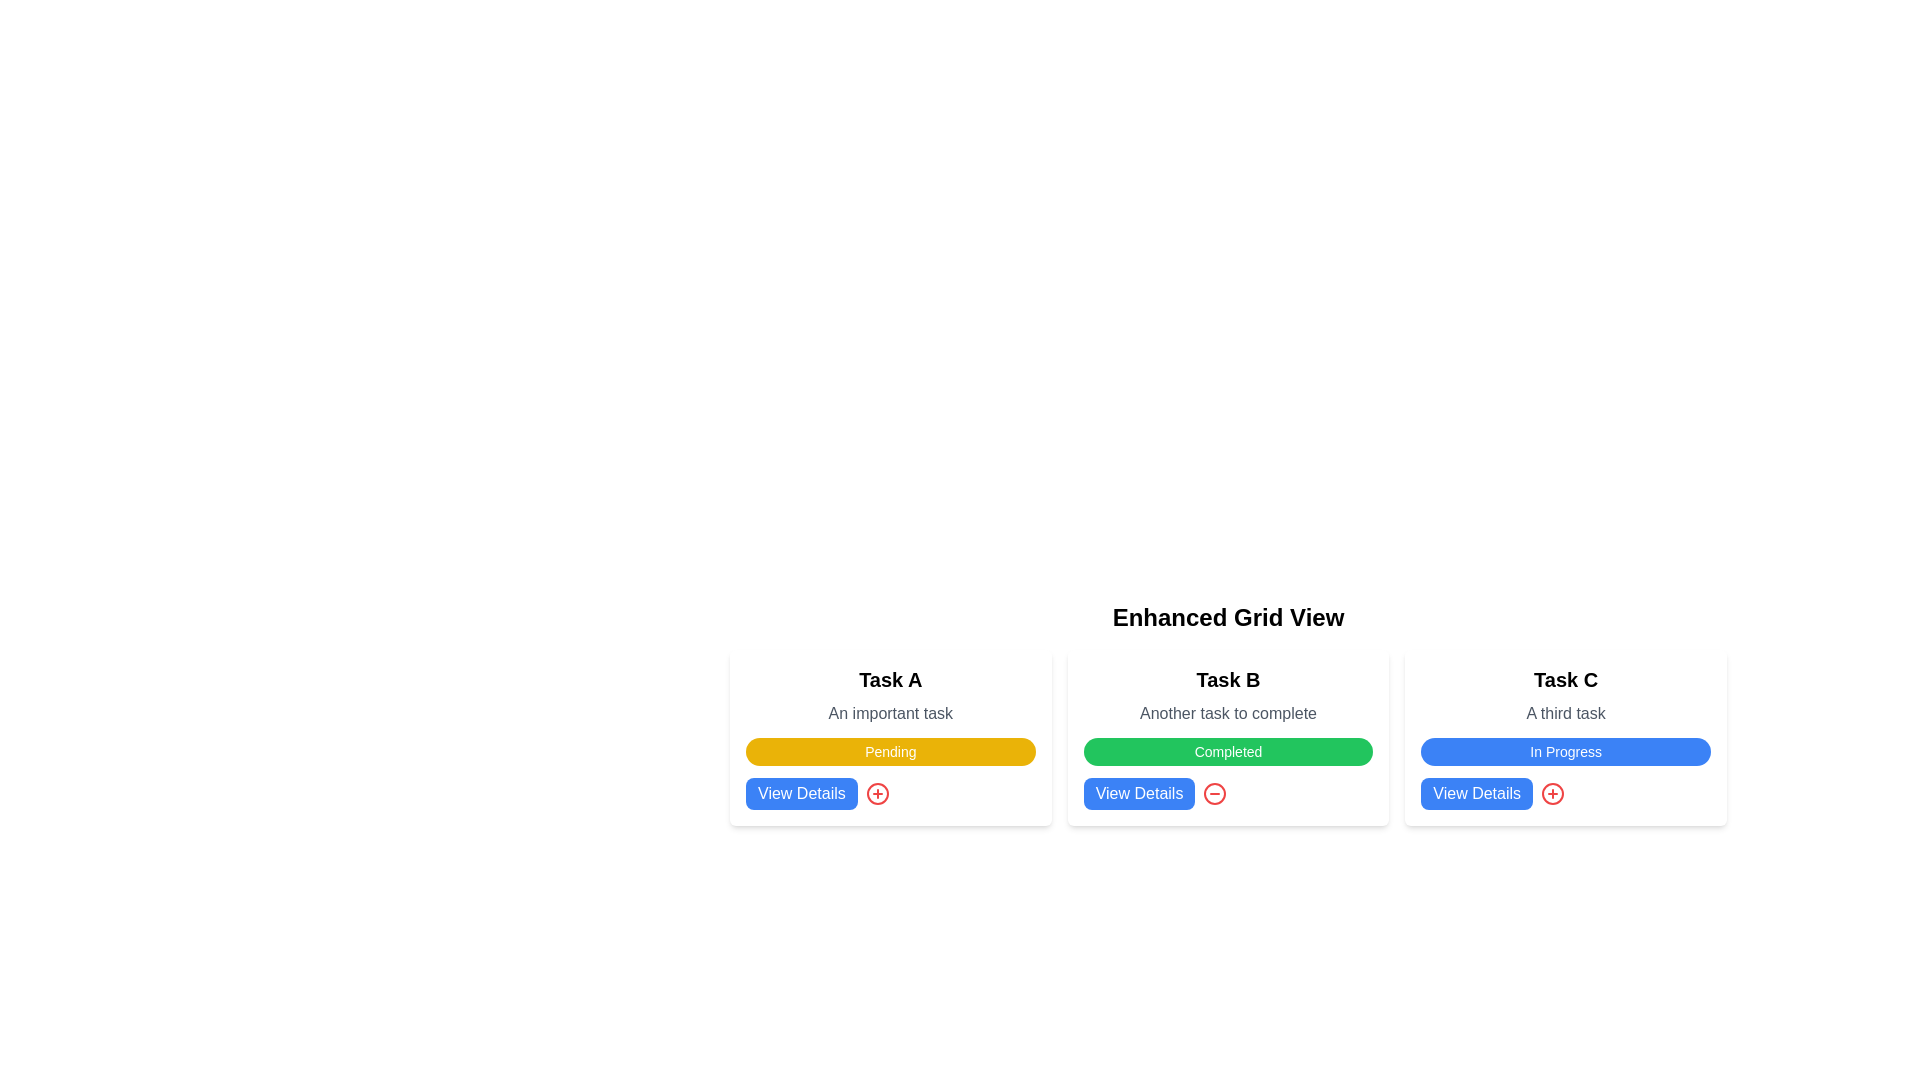 The height and width of the screenshot is (1080, 1920). Describe the element at coordinates (889, 737) in the screenshot. I see `the Status Badge with a yellow background and 'Pending' text, located within the card labeled 'Task A', positioned below the task description` at that location.